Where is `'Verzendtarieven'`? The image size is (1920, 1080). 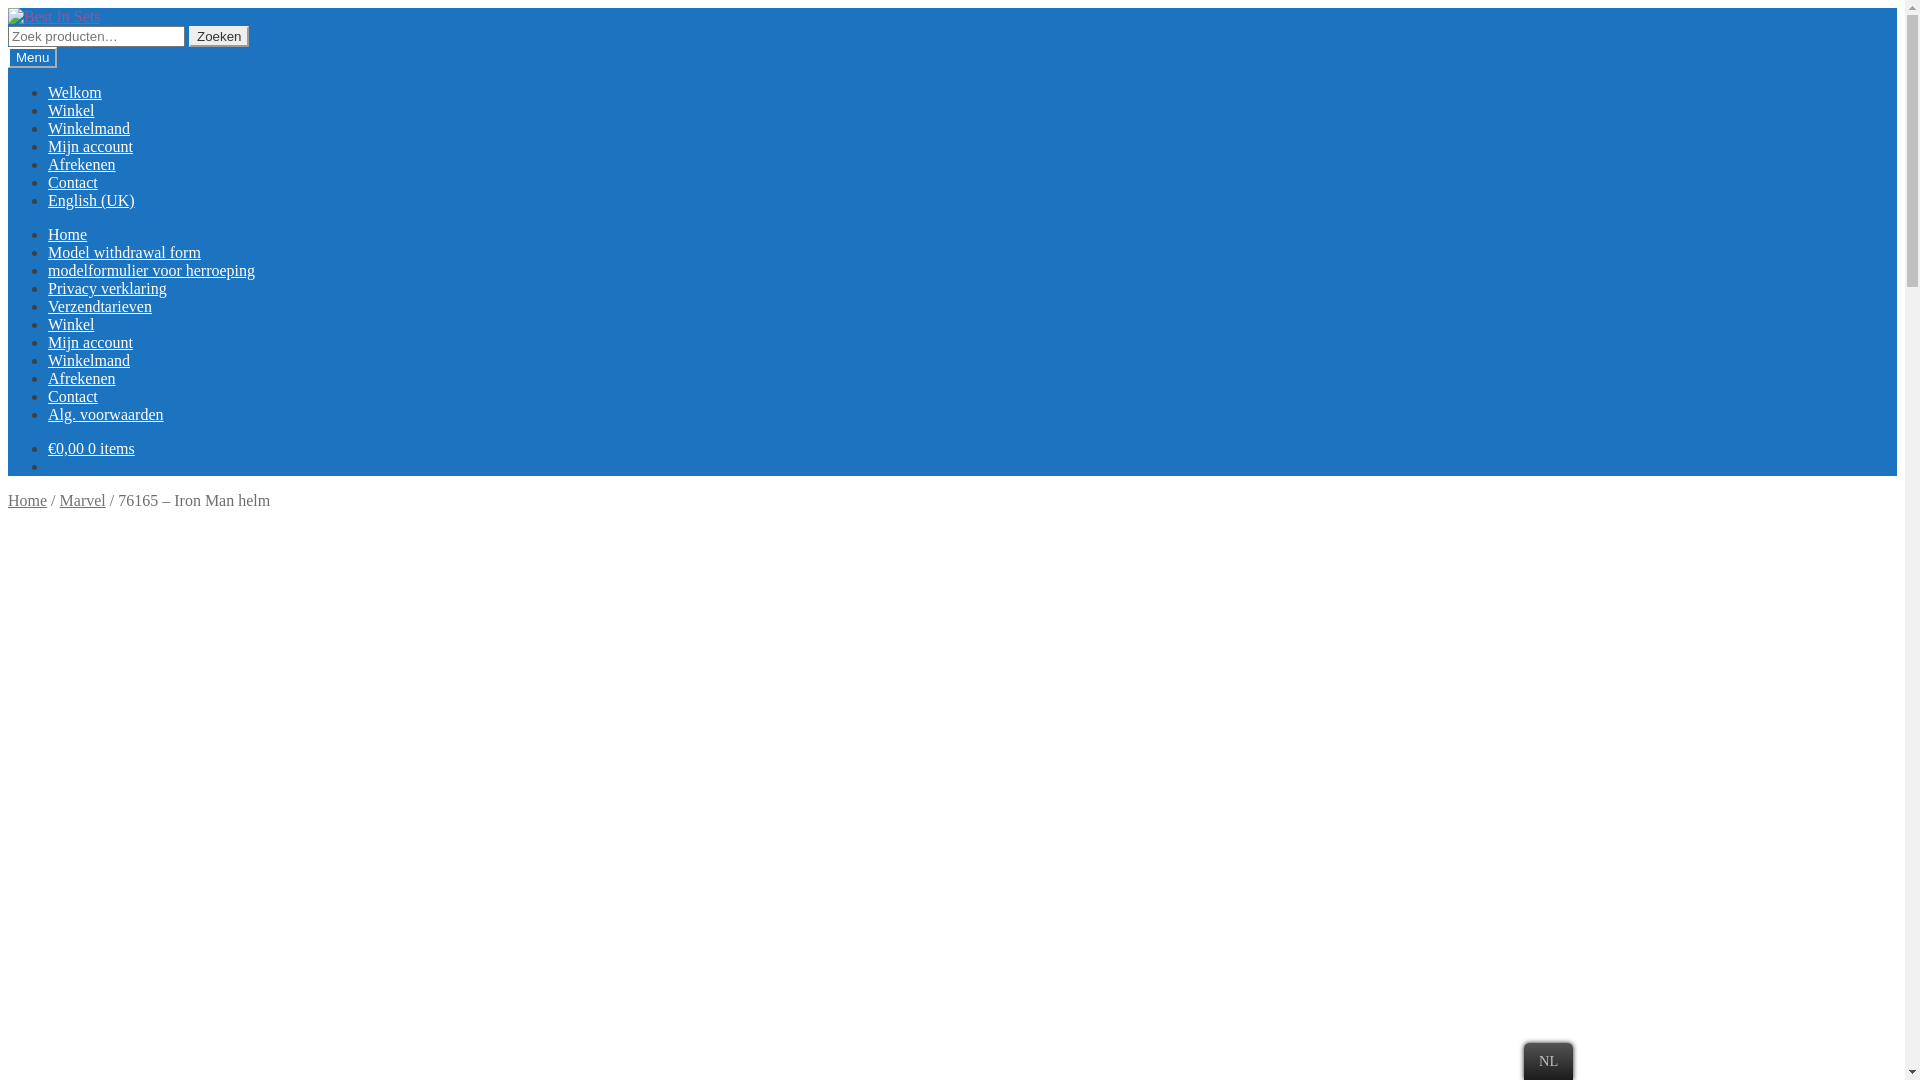
'Verzendtarieven' is located at coordinates (99, 306).